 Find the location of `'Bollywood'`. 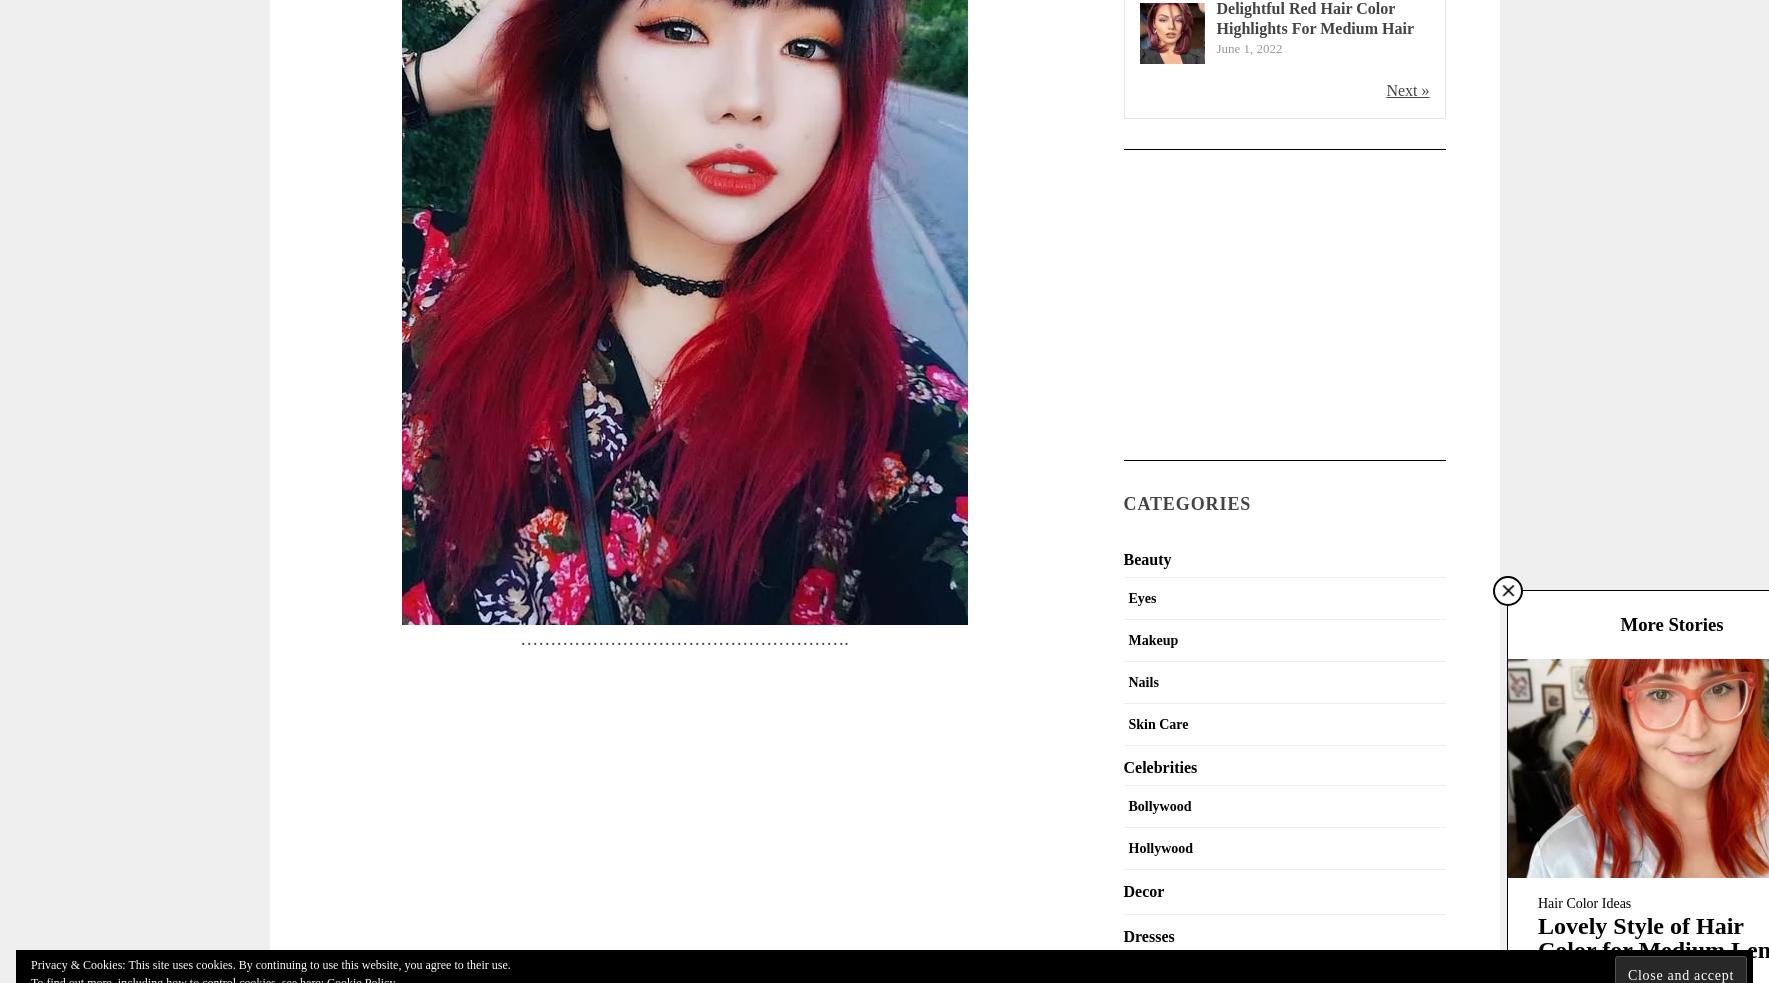

'Bollywood' is located at coordinates (1158, 804).